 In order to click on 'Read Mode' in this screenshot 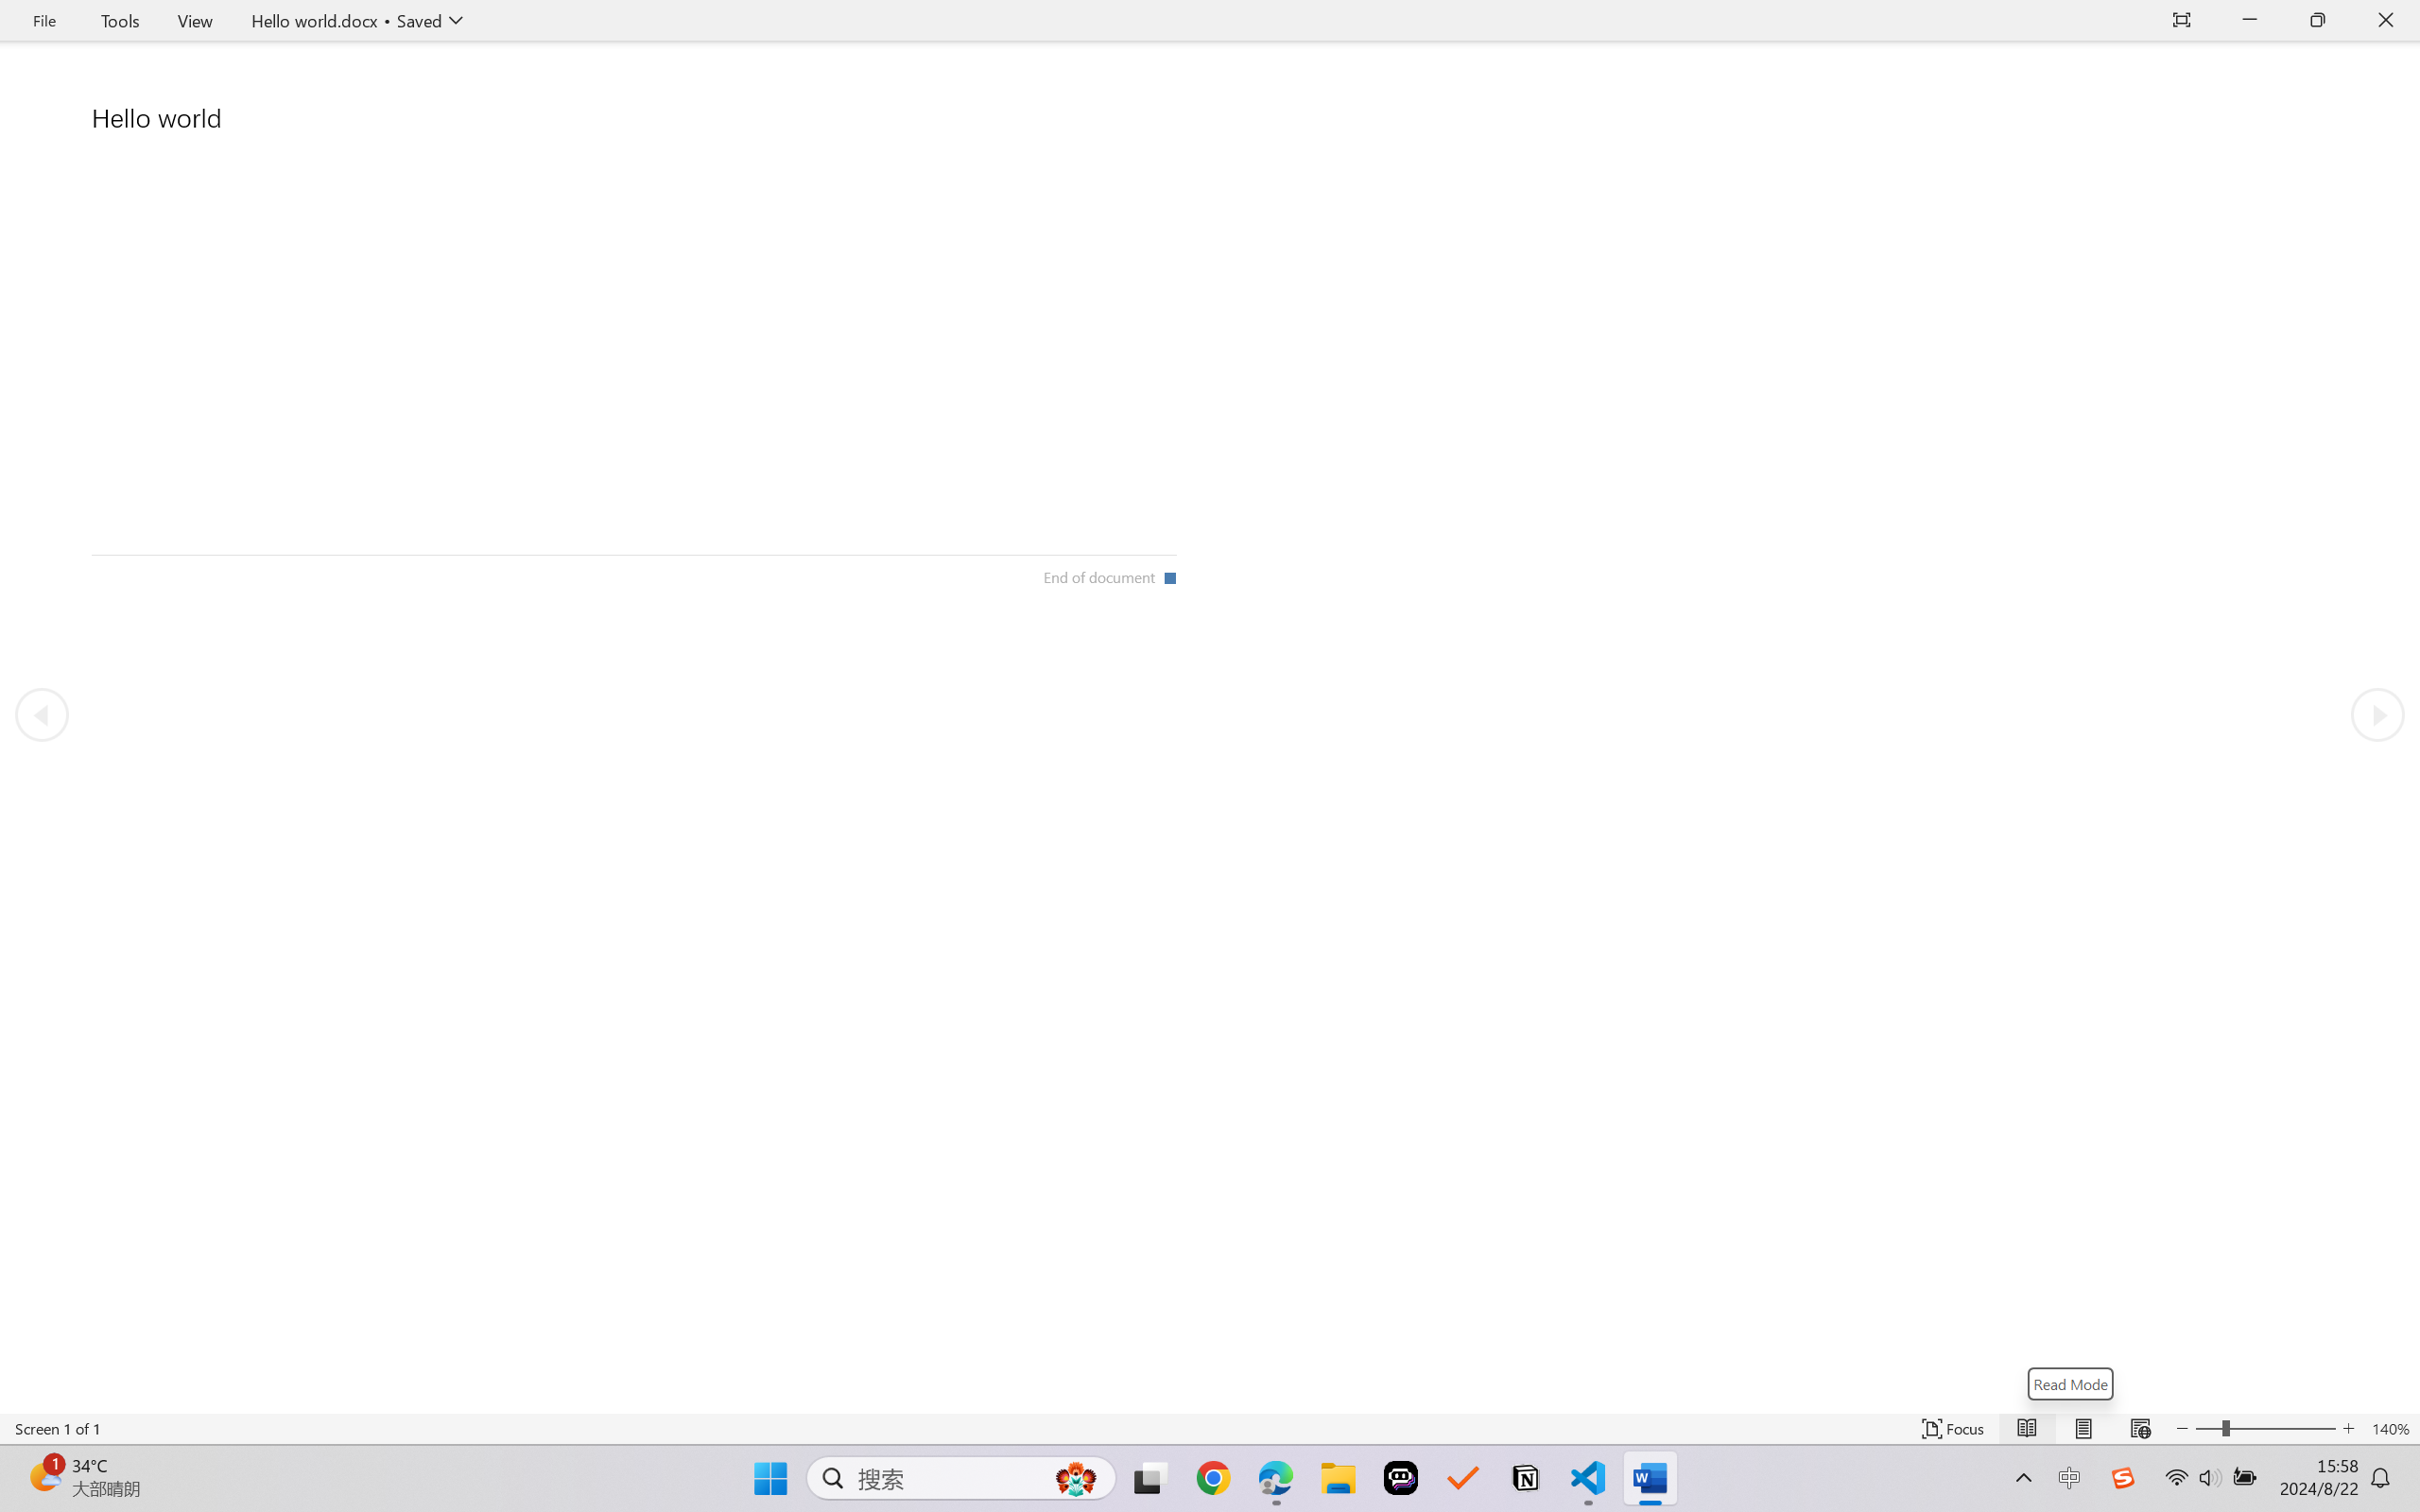, I will do `click(2027, 1428)`.